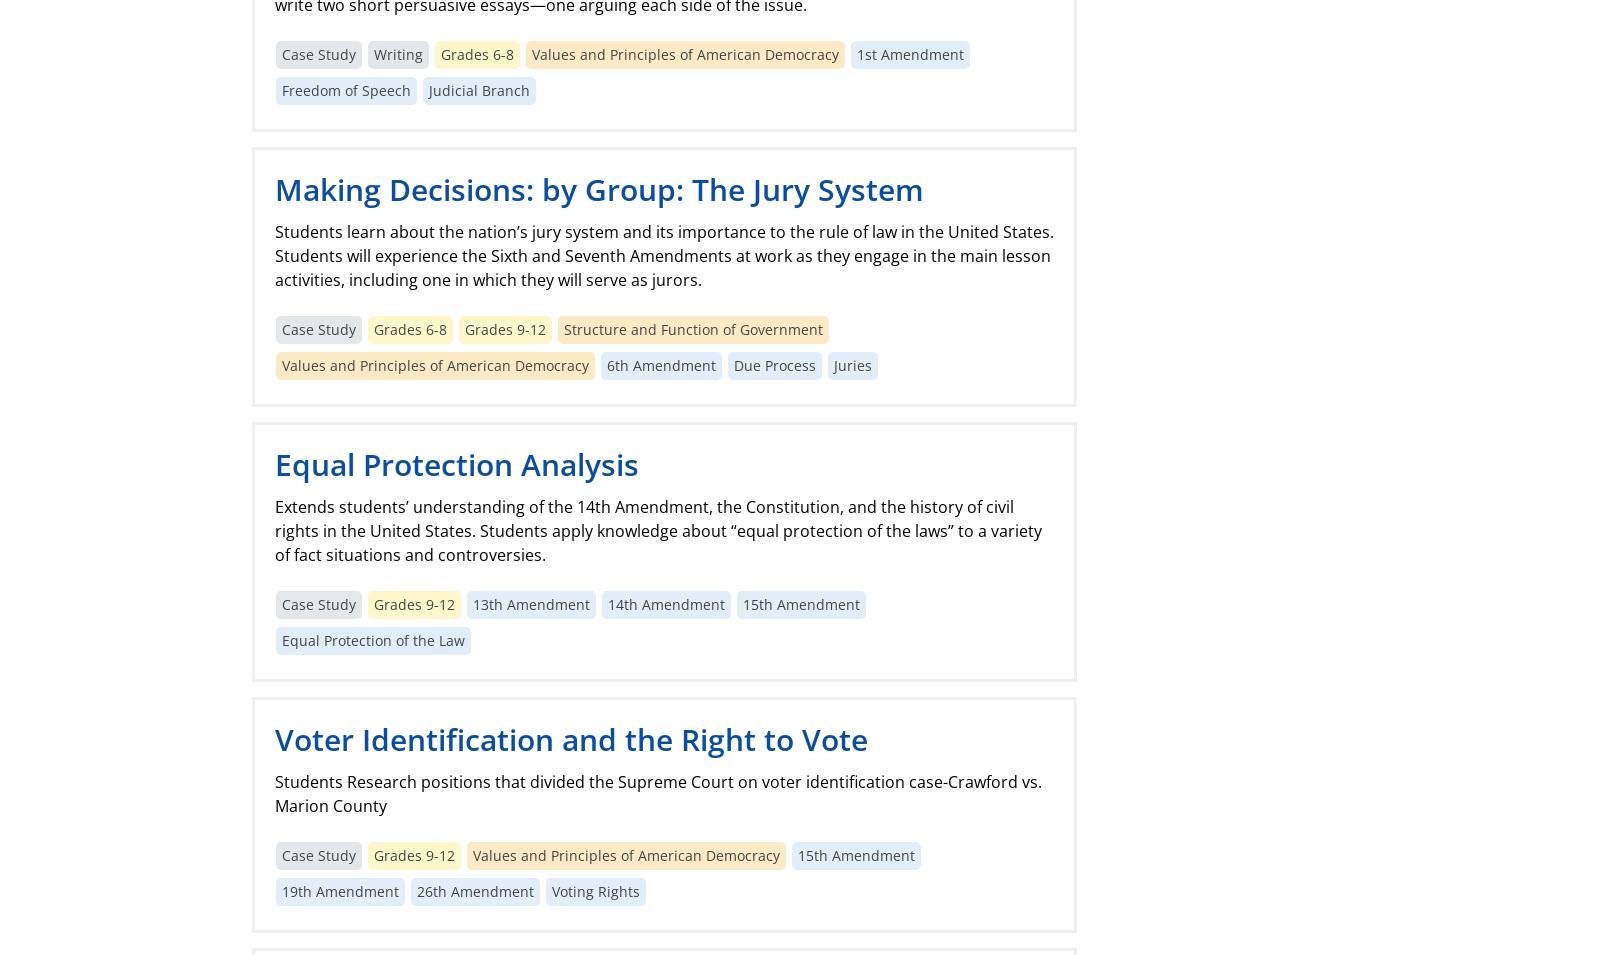 Image resolution: width=1614 pixels, height=955 pixels. I want to click on 'Voter Identification and the Right to Vote', so click(570, 738).